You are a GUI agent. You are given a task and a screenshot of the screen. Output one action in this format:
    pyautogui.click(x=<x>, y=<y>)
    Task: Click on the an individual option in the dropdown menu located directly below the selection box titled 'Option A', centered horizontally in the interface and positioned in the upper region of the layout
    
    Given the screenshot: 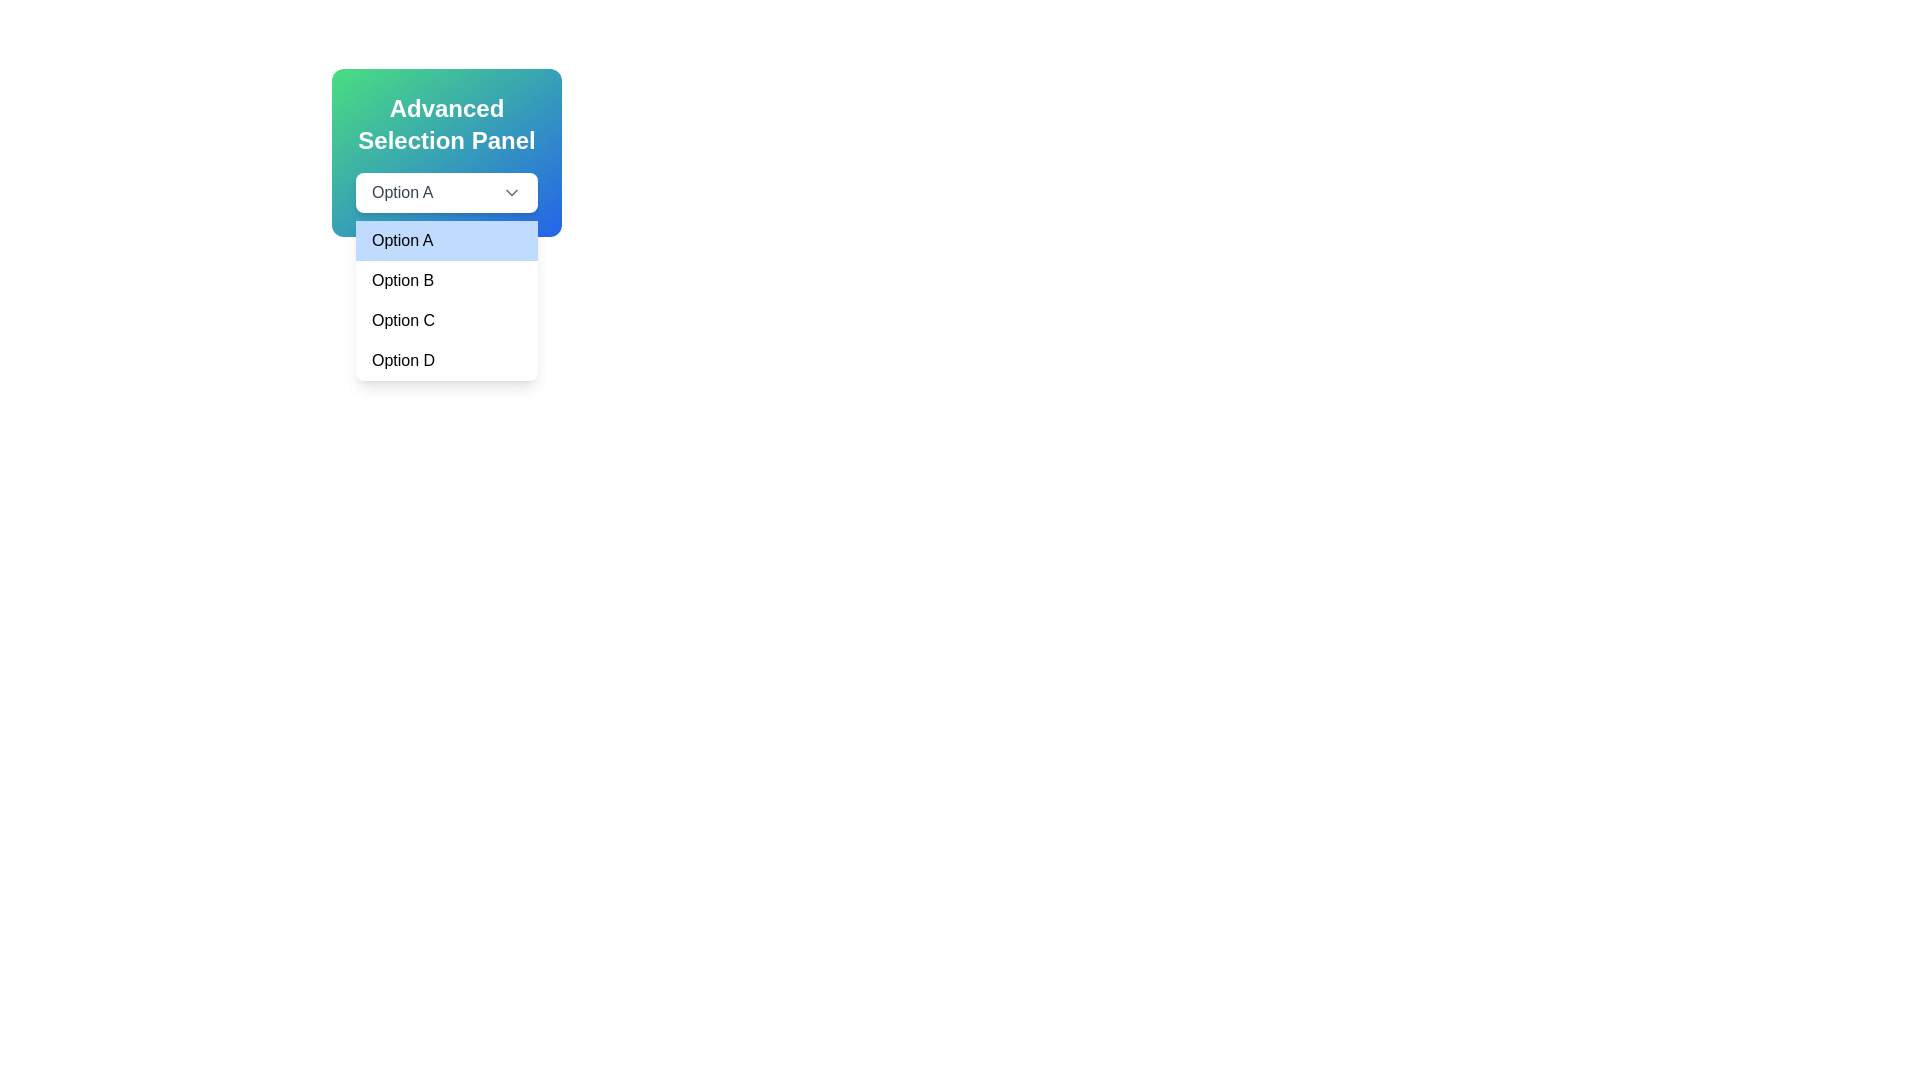 What is the action you would take?
    pyautogui.click(x=445, y=300)
    